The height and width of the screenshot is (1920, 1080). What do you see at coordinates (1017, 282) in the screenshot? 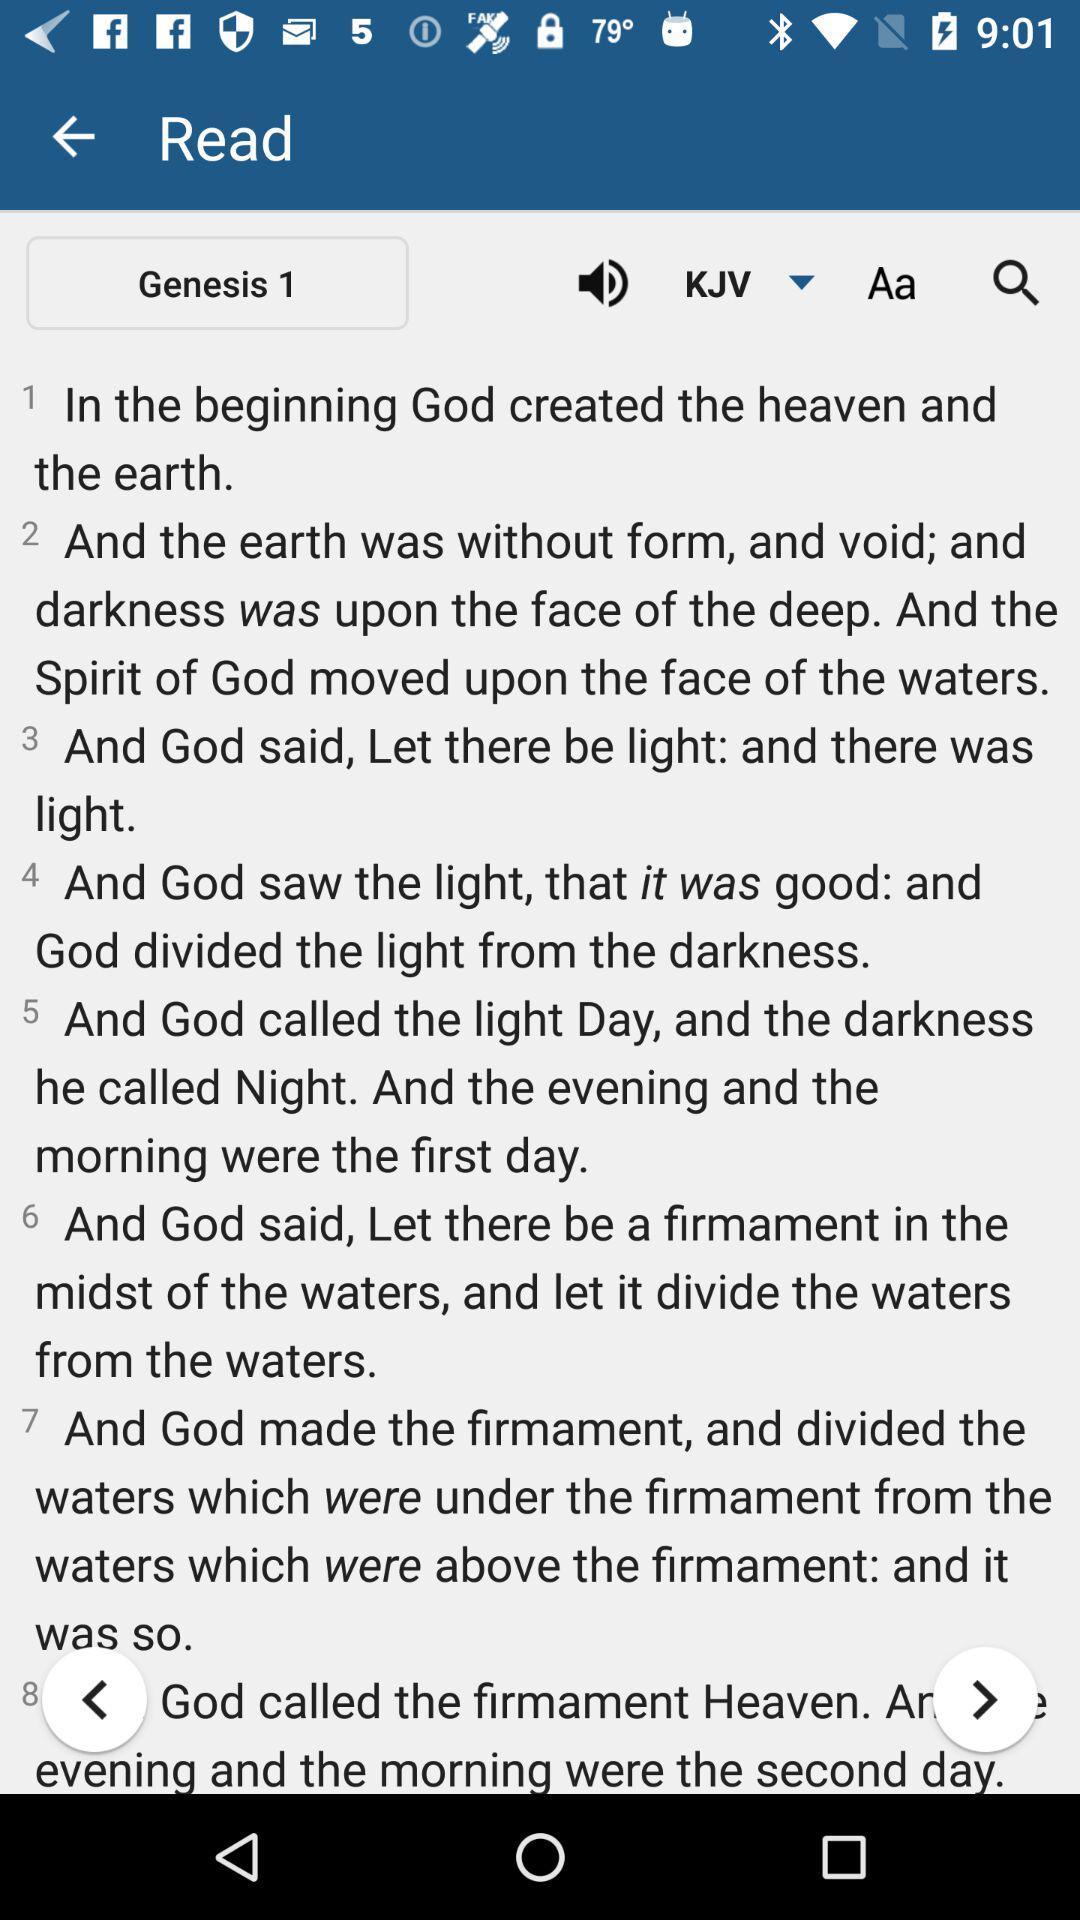
I see `icon above 1 in the icon` at bounding box center [1017, 282].